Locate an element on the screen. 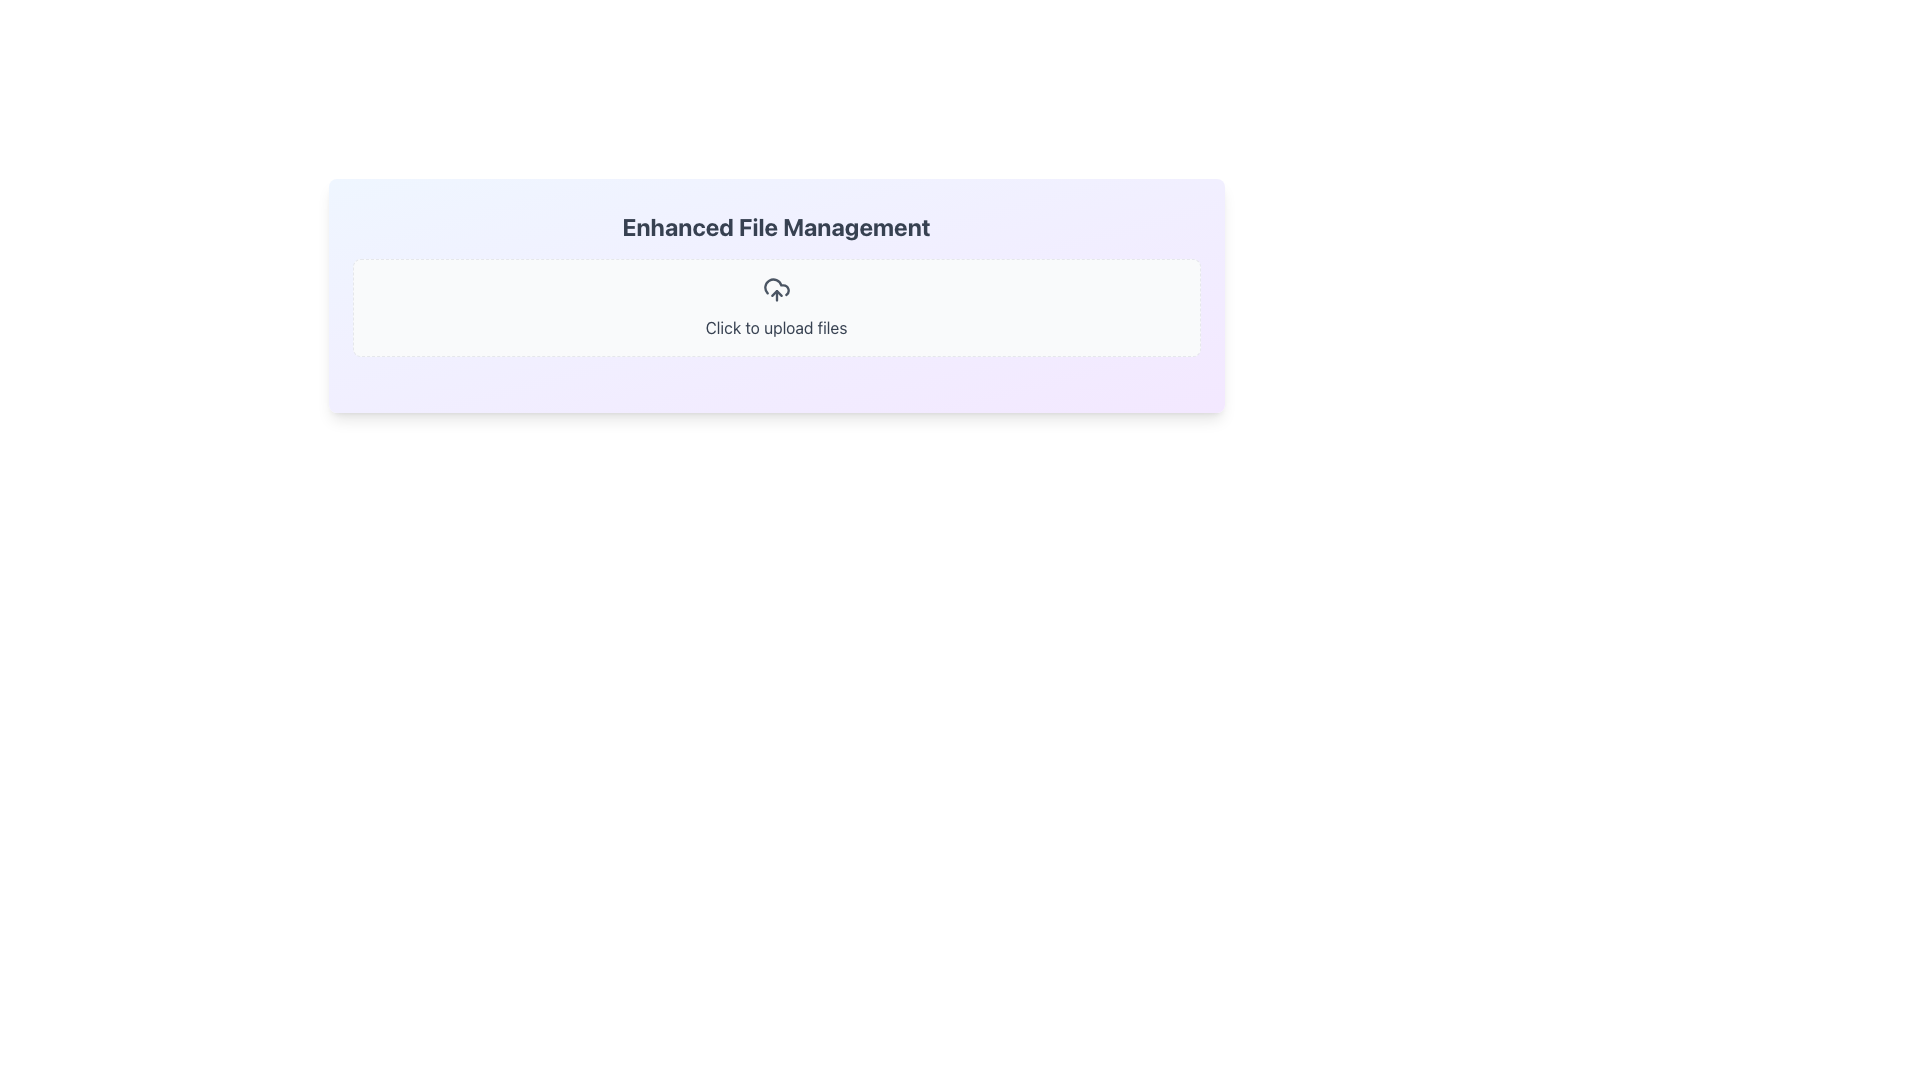  the Upload Area, which has a light gray background, dashed border, and displays an upload cloud icon with the text 'Click to upload files' is located at coordinates (775, 308).